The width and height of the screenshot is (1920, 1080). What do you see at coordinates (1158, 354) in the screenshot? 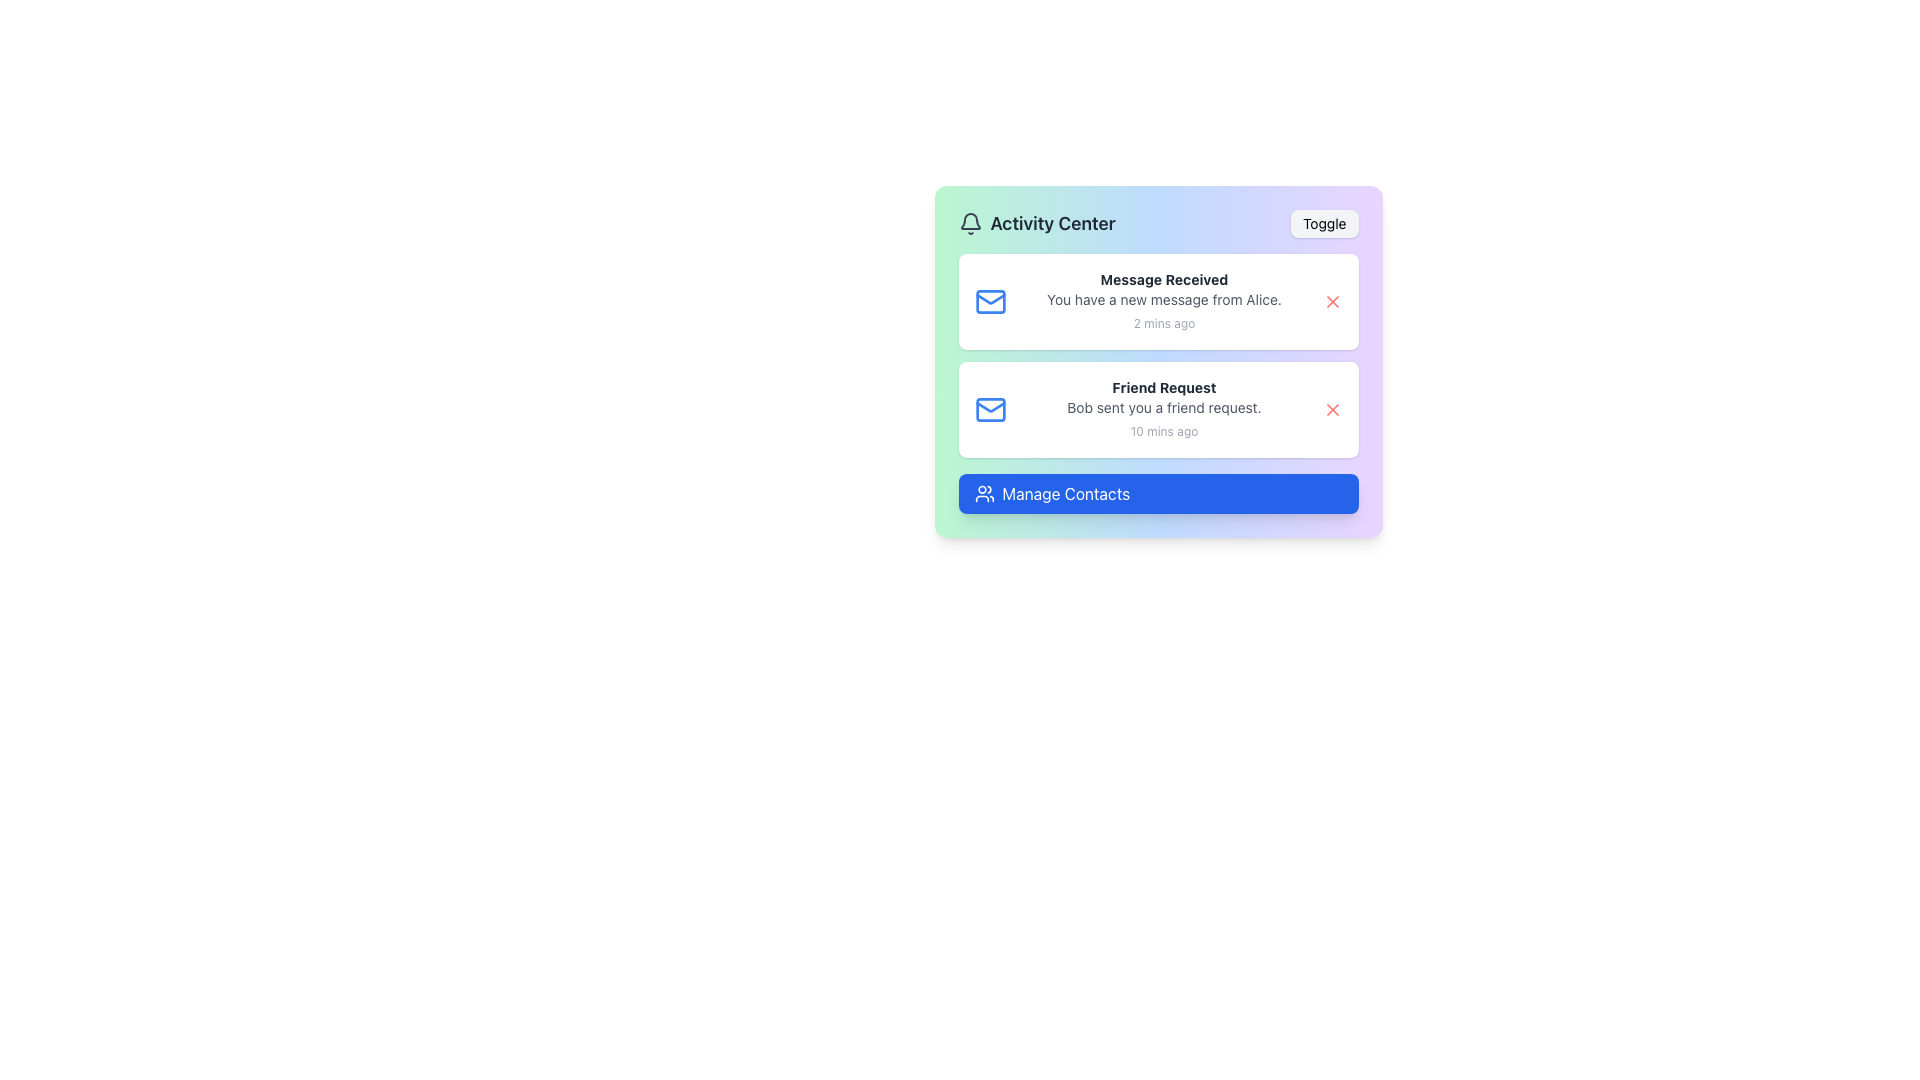
I see `the notification list element located within the 'Activity Center', which displays notifications including 'Message Received' and 'Friend Request'` at bounding box center [1158, 354].